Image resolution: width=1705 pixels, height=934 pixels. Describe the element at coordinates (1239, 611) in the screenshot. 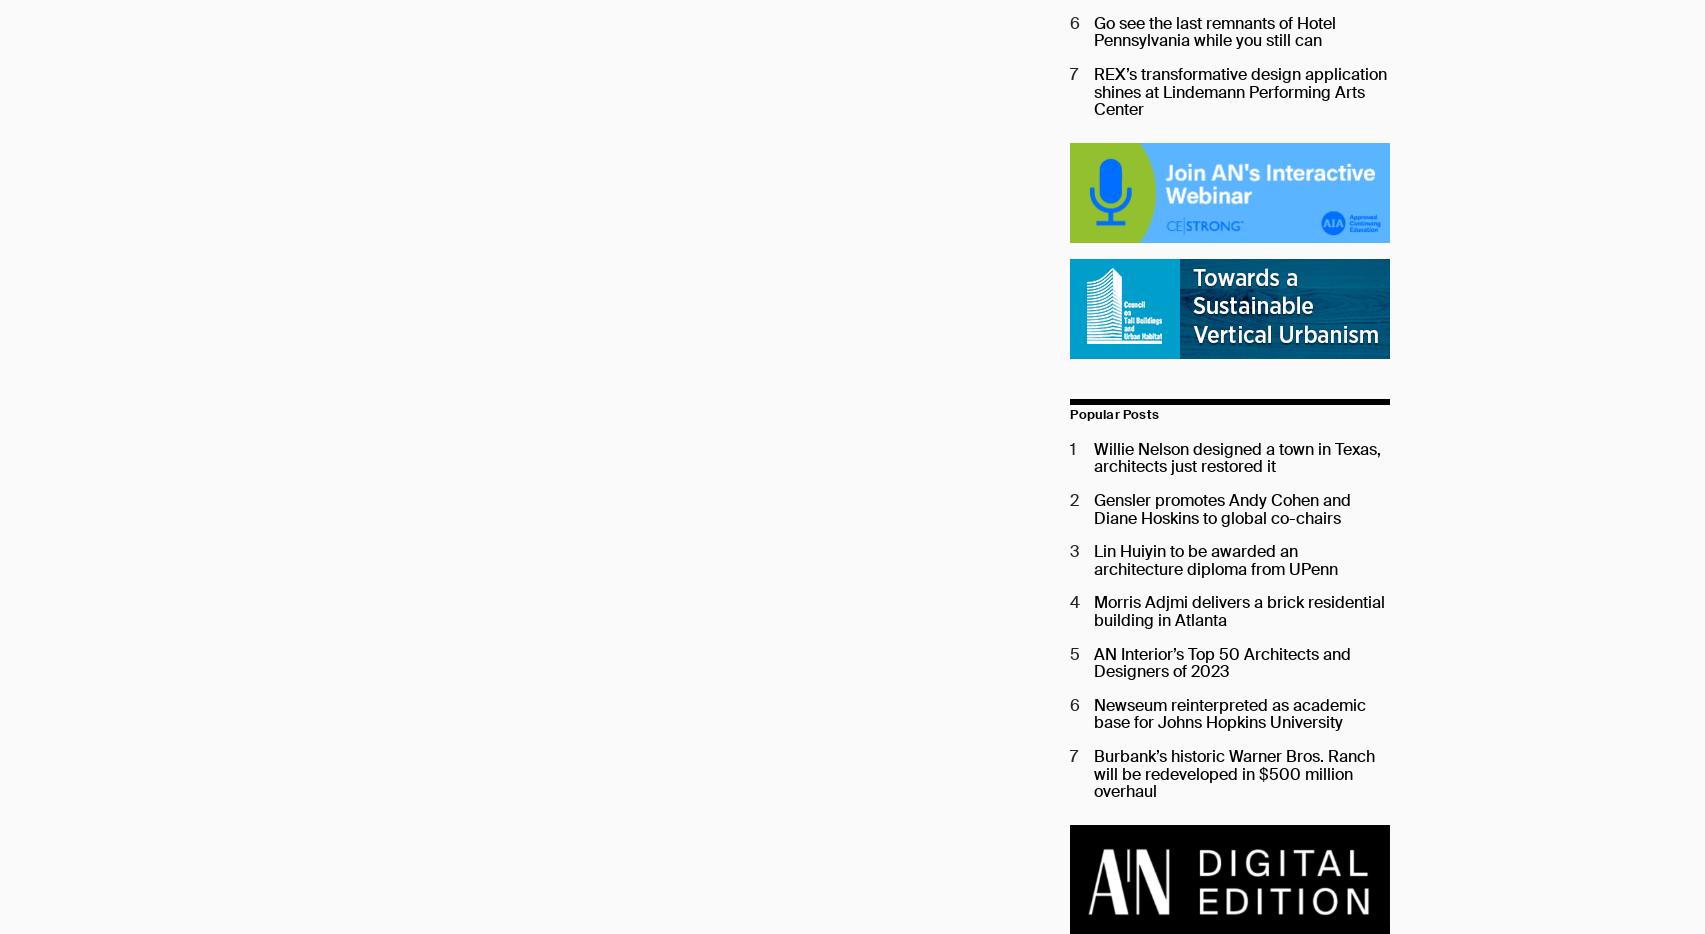

I see `'Morris Adjmi delivers a brick residential building in Atlanta'` at that location.